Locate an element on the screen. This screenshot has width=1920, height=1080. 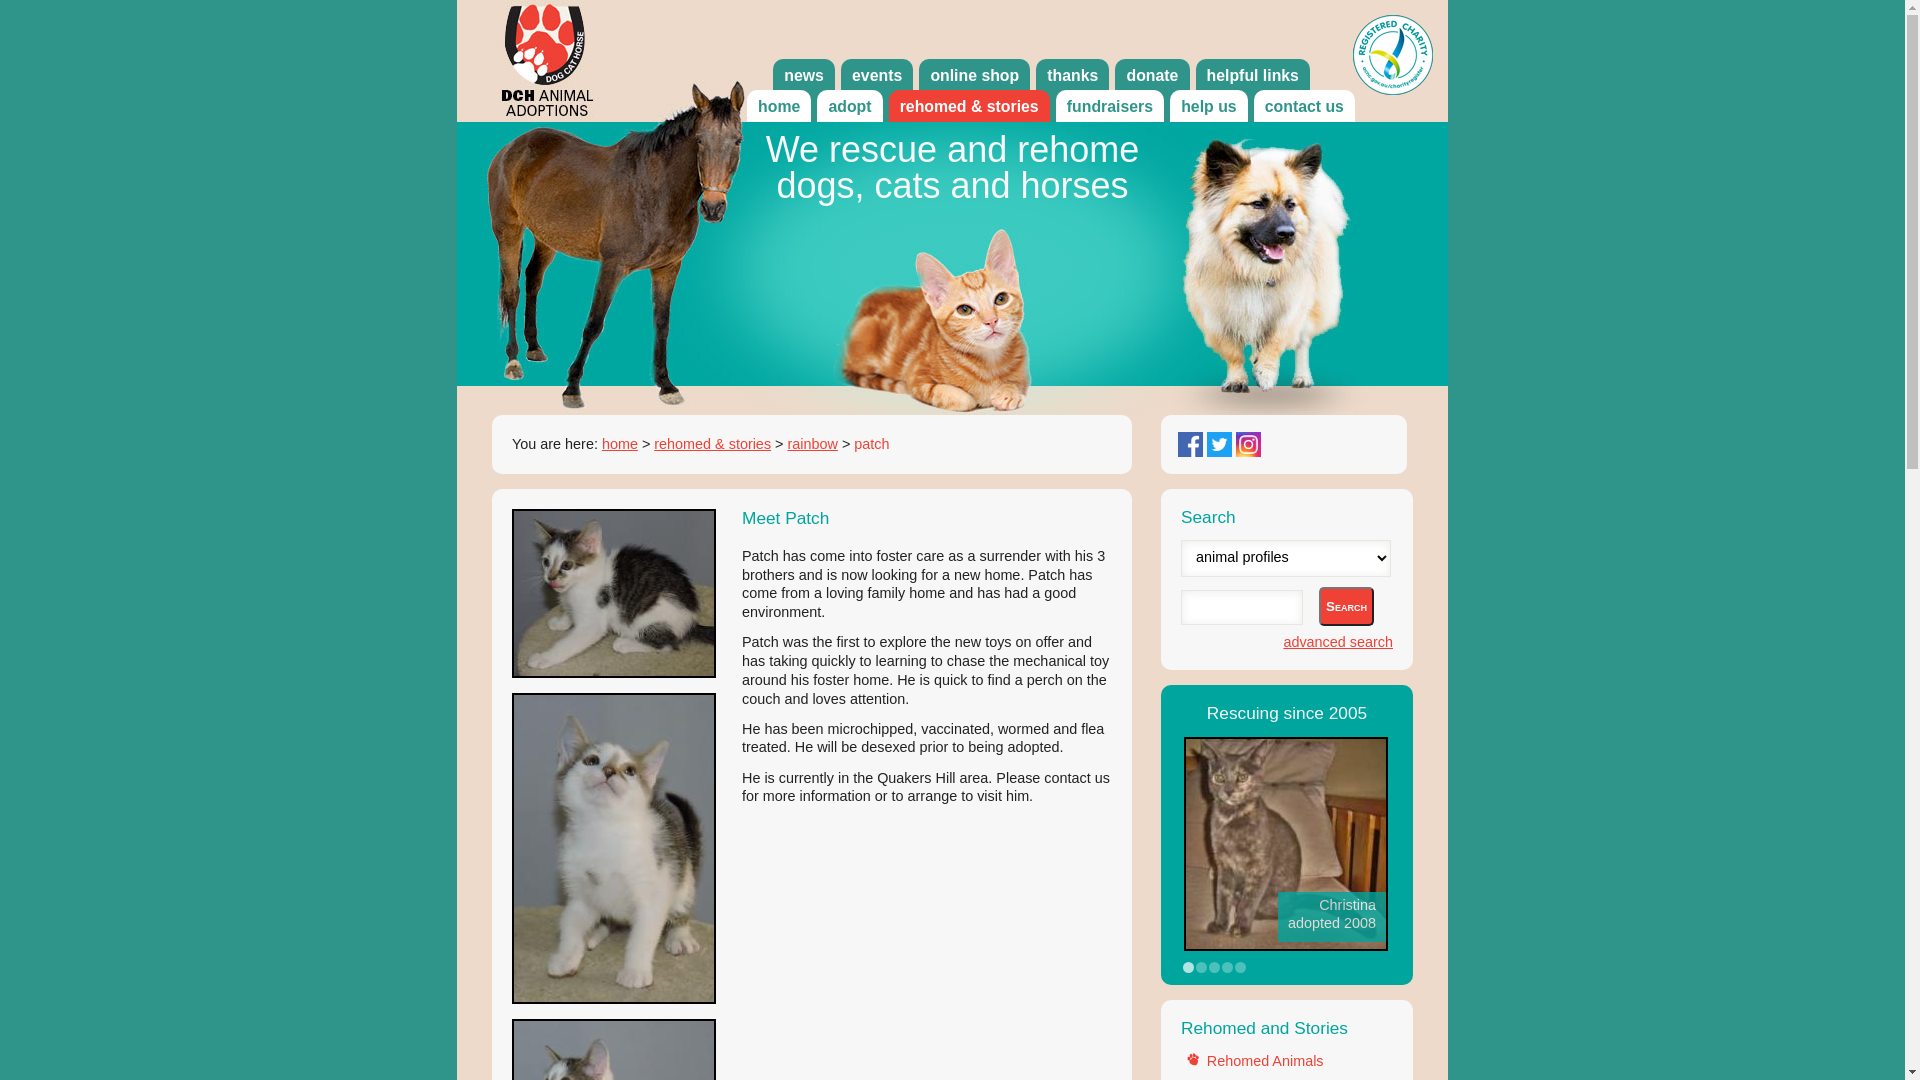
'news' is located at coordinates (803, 75).